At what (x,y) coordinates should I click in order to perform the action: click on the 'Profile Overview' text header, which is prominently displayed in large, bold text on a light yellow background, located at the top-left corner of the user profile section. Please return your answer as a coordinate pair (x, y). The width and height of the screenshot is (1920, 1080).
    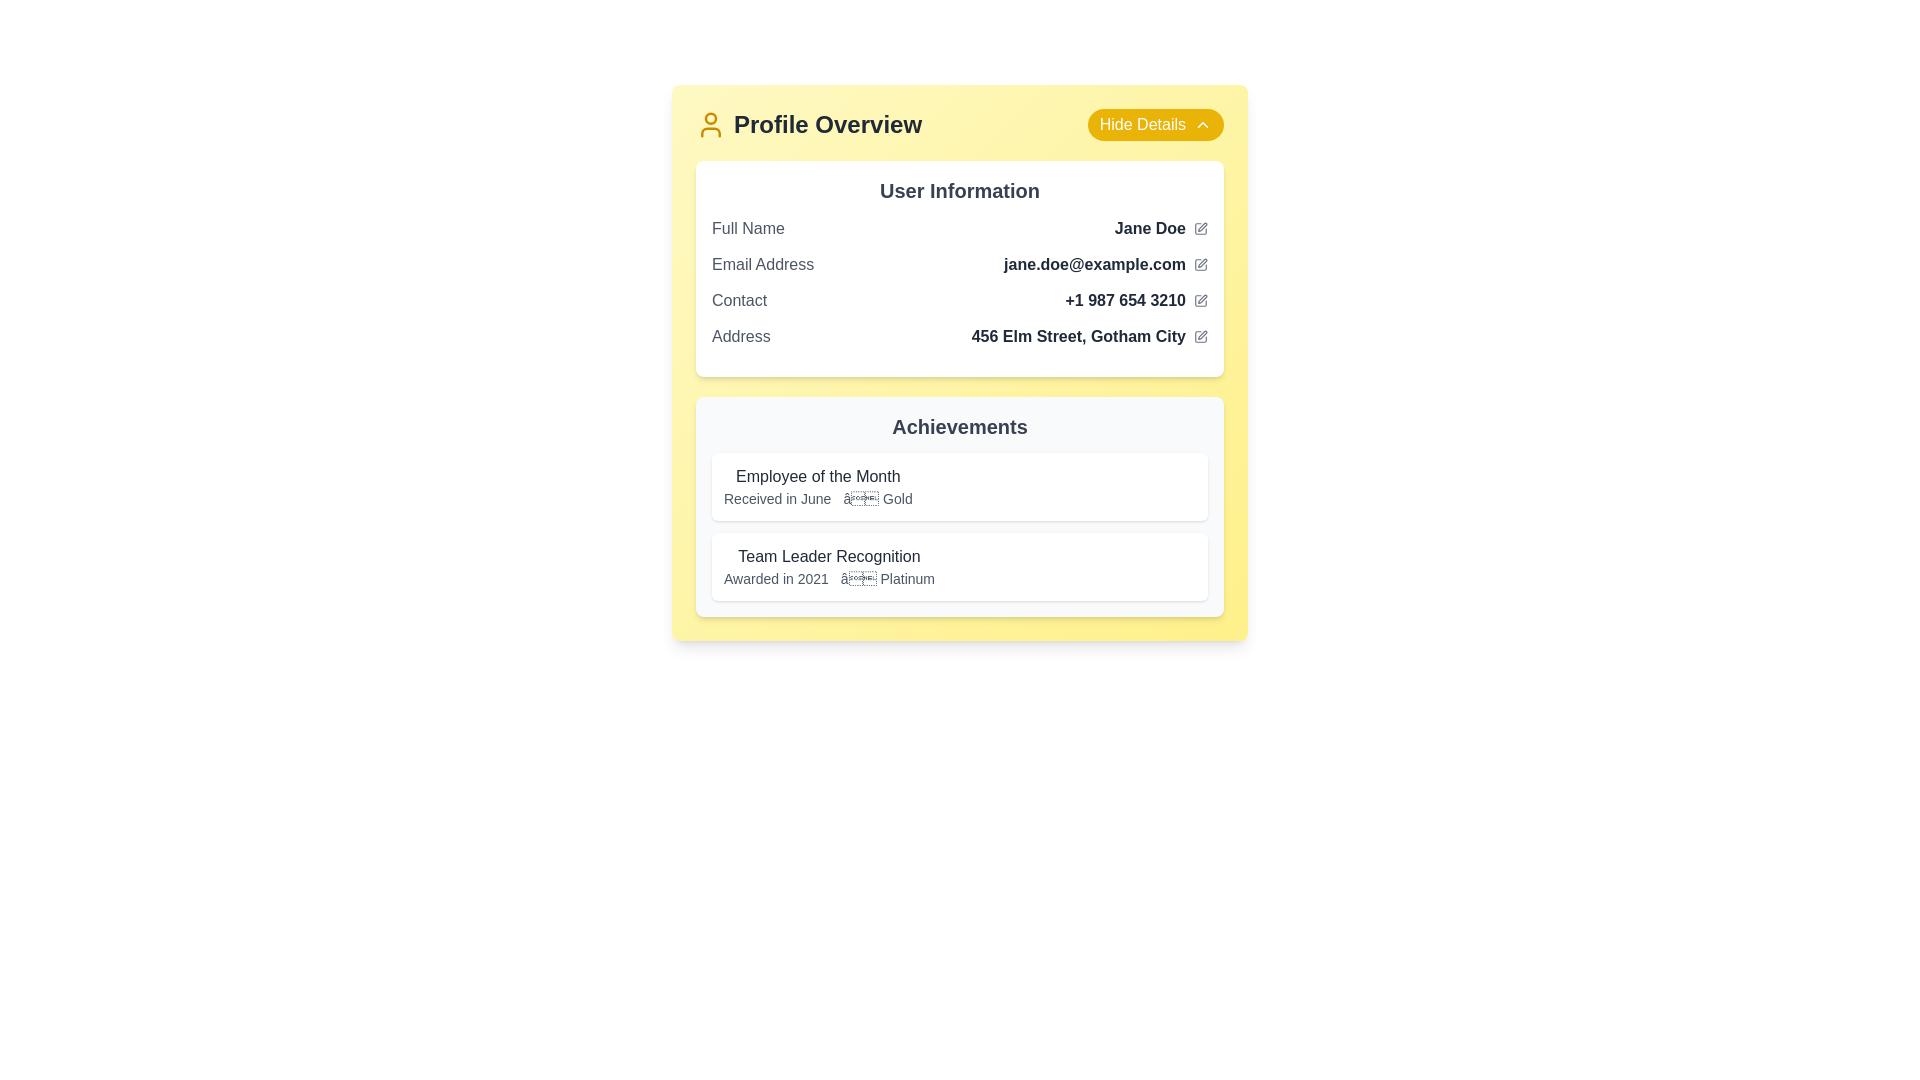
    Looking at the image, I should click on (828, 124).